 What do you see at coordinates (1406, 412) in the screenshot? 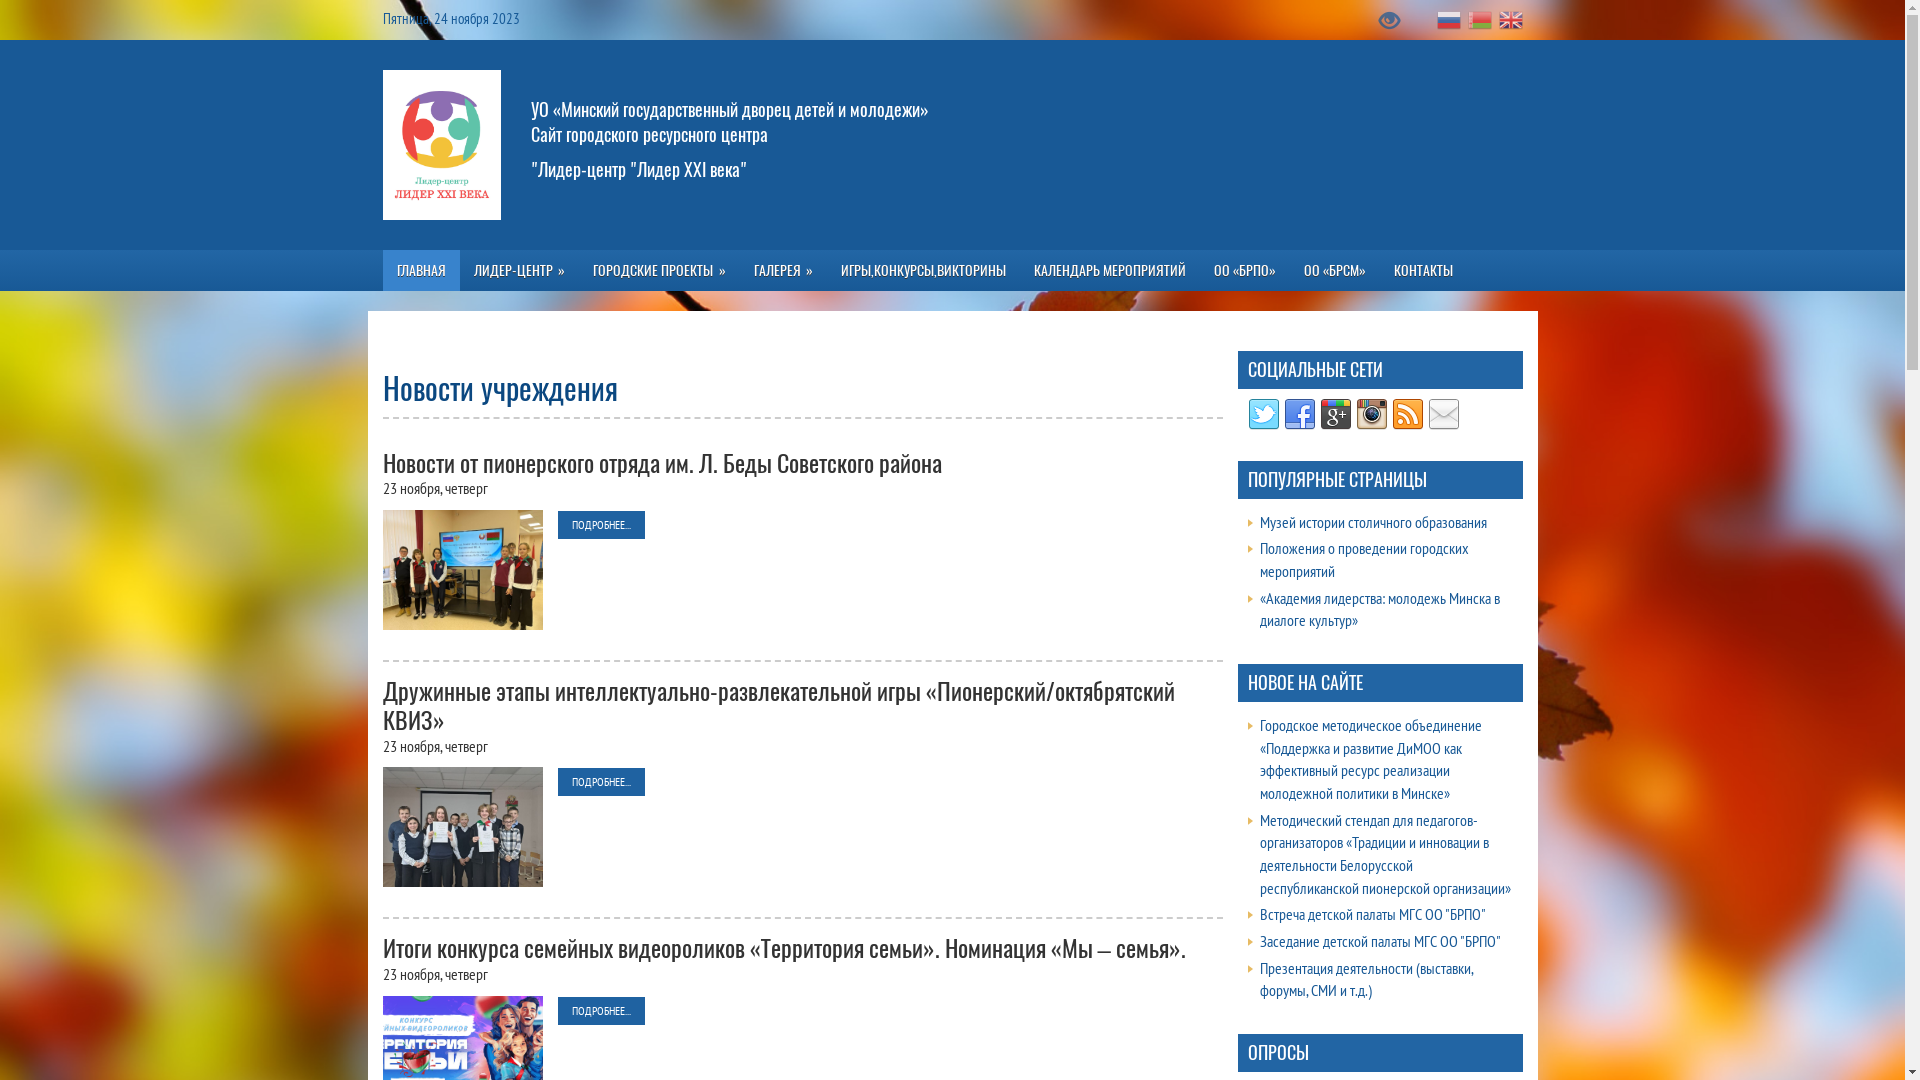
I see `'RSS Feed'` at bounding box center [1406, 412].